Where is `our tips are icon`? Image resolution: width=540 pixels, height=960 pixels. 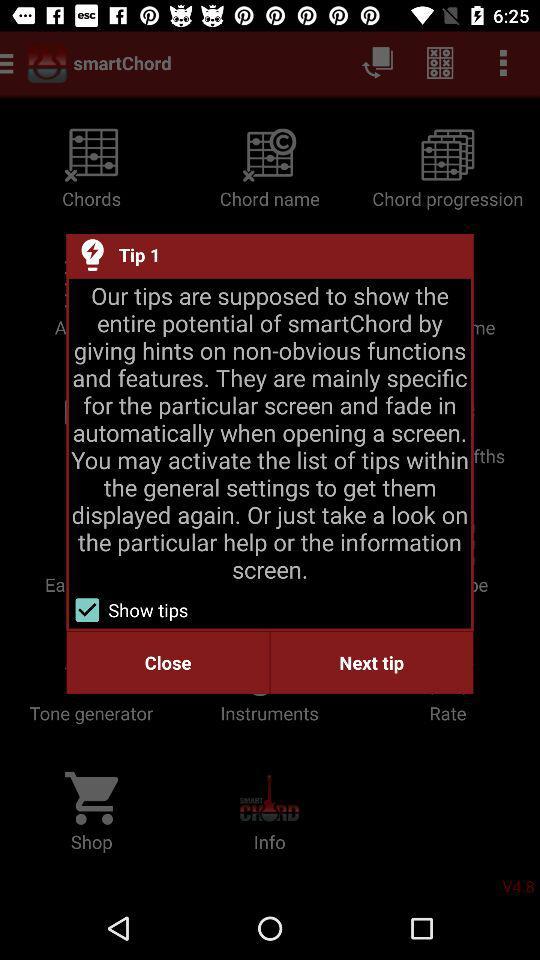 our tips are icon is located at coordinates (270, 432).